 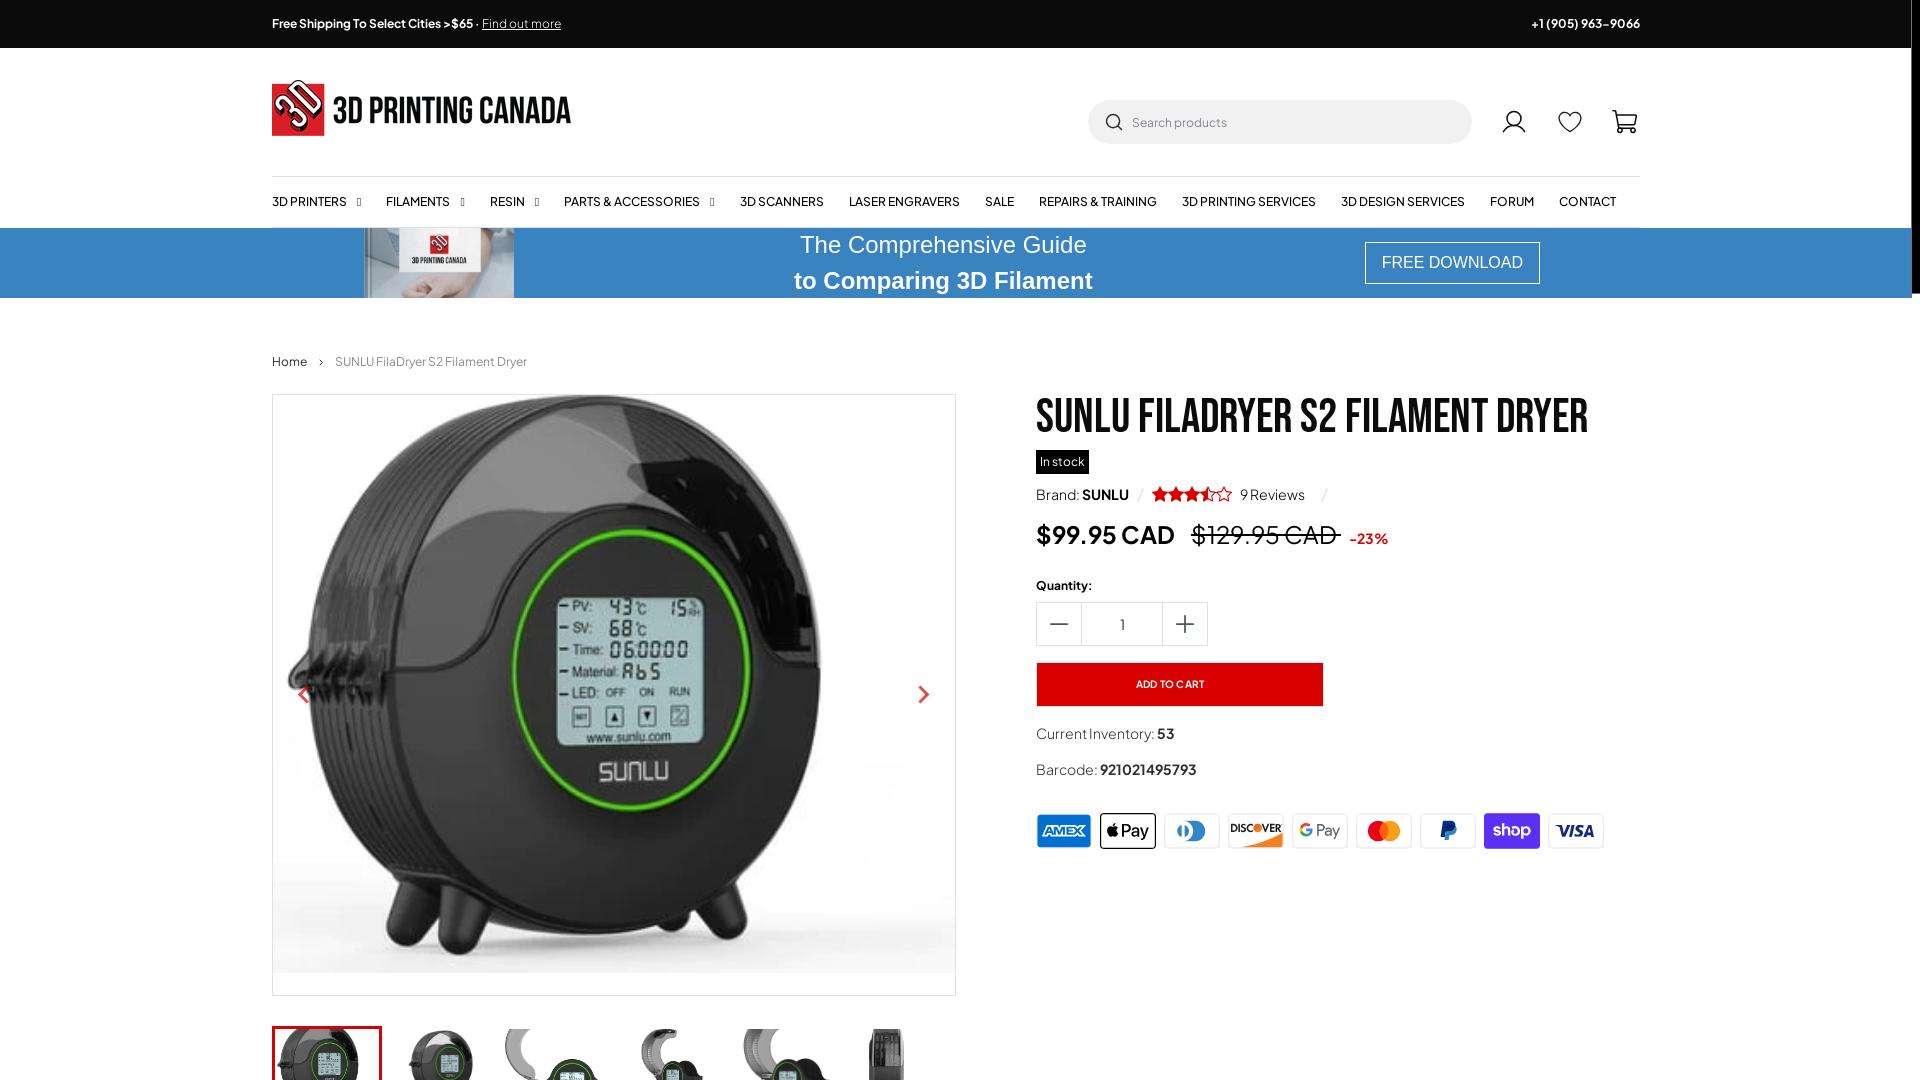 I want to click on 'REPAIRS & TRAINING', so click(x=1097, y=201).